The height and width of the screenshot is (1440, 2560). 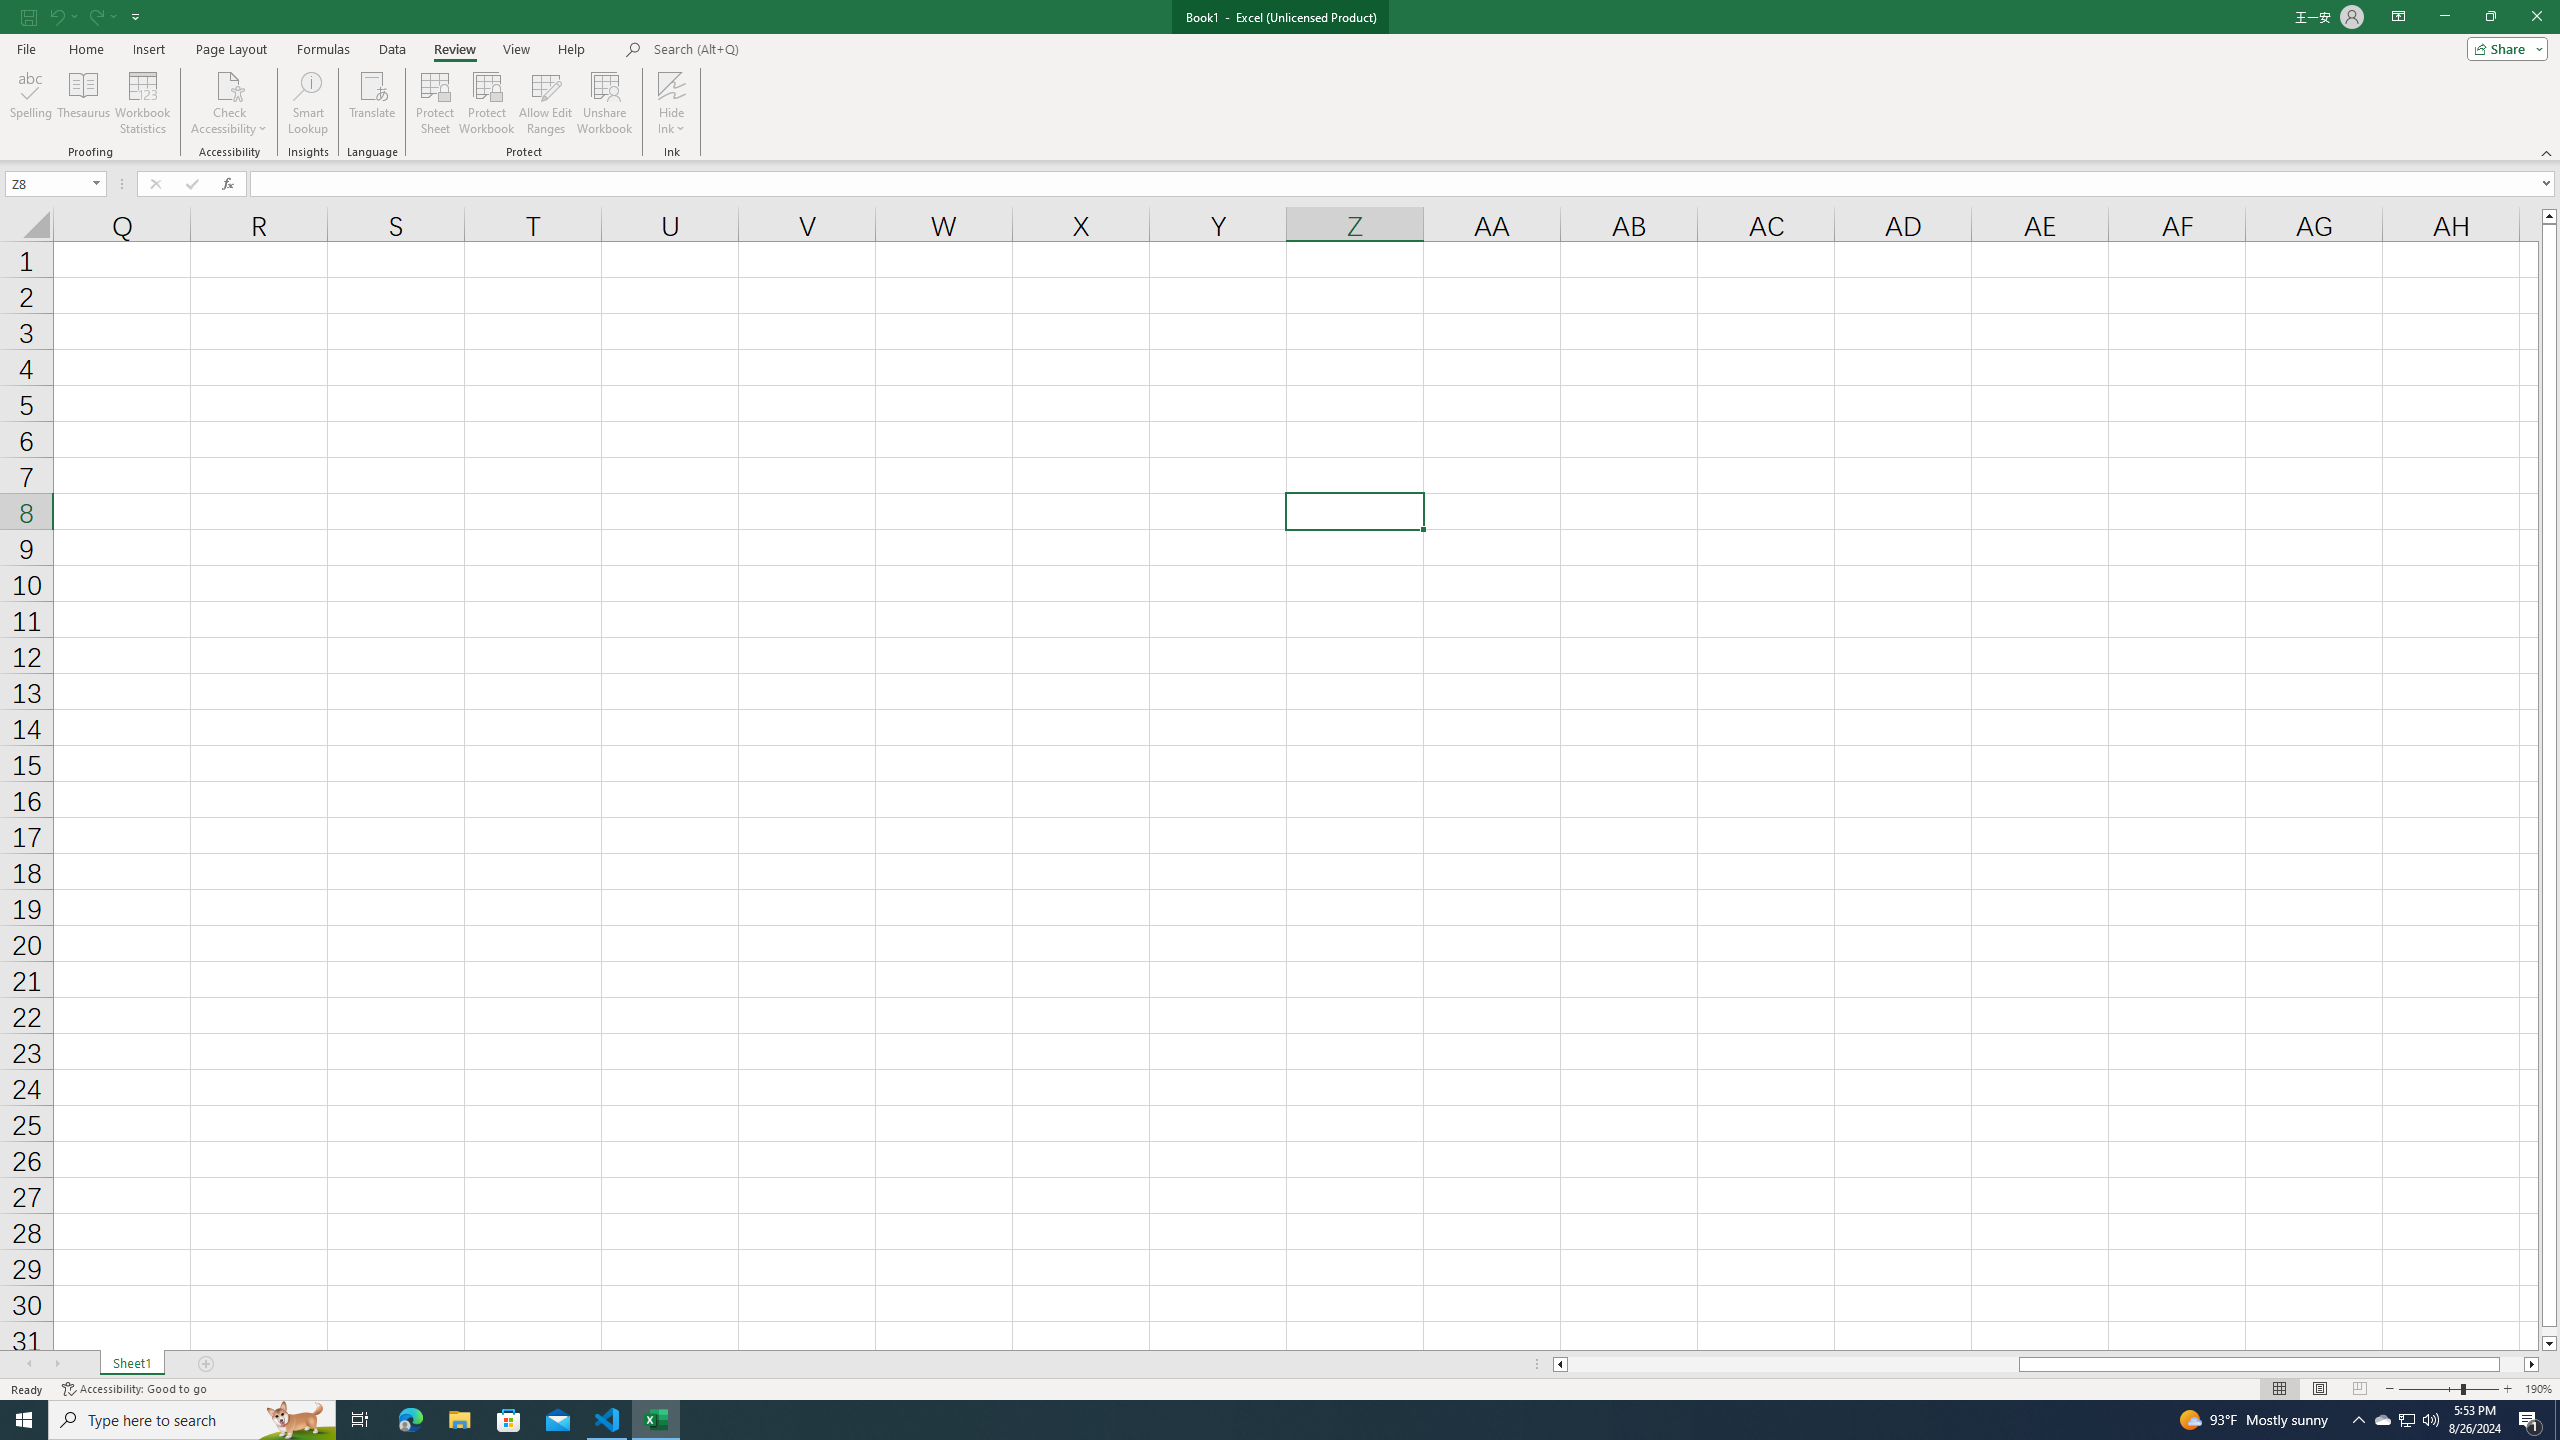 What do you see at coordinates (672, 84) in the screenshot?
I see `'Hide Ink'` at bounding box center [672, 84].